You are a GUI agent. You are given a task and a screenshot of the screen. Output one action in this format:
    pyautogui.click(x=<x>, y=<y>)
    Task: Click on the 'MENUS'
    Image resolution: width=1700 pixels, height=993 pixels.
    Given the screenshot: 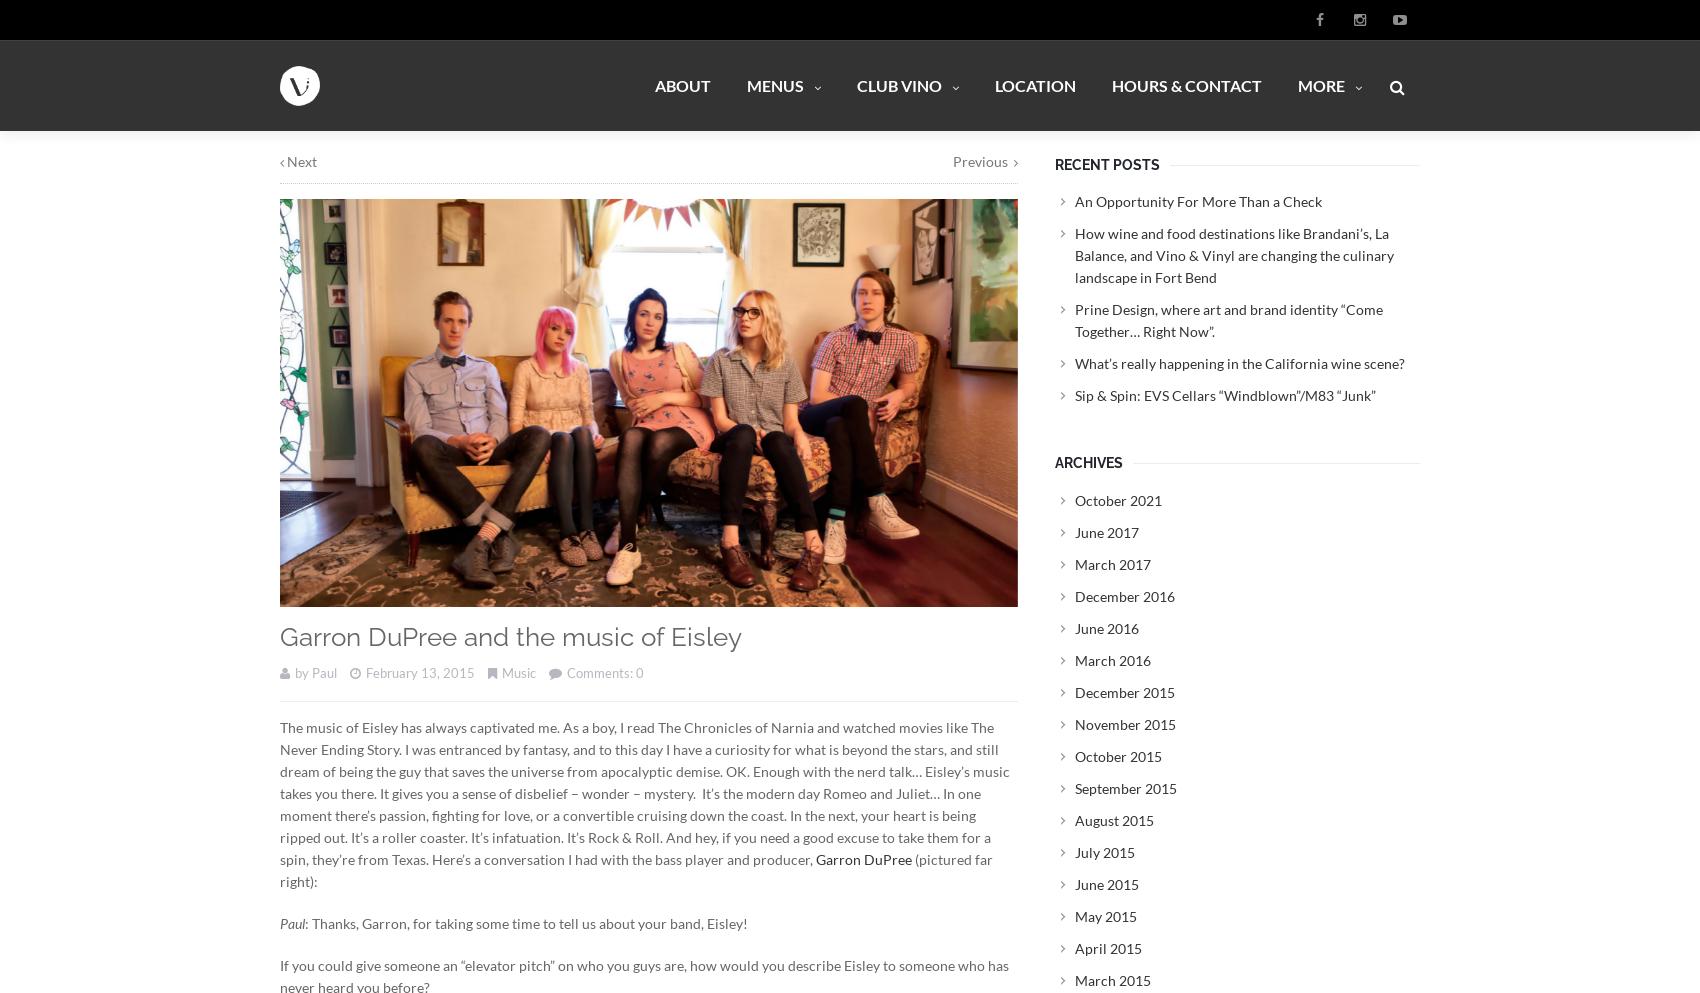 What is the action you would take?
    pyautogui.click(x=774, y=83)
    